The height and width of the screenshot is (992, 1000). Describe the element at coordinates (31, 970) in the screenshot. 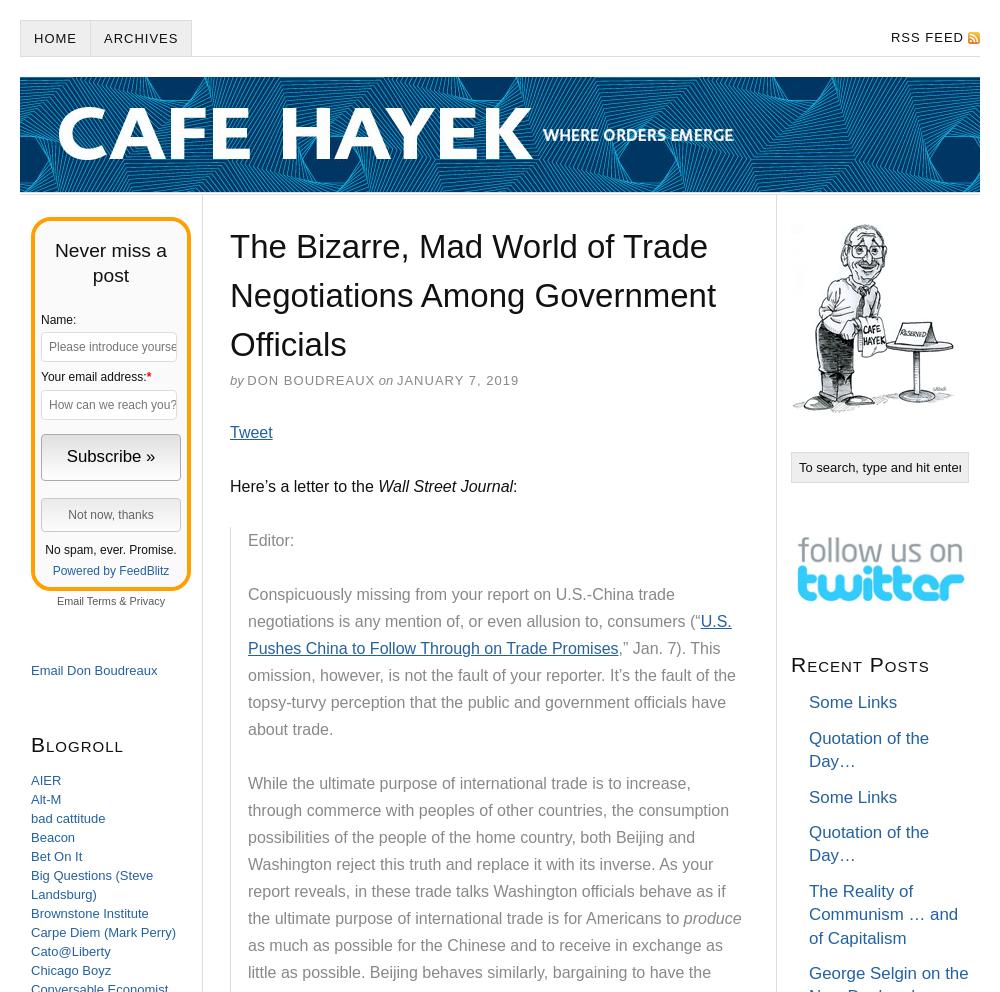

I see `'Chicago Boyz'` at that location.